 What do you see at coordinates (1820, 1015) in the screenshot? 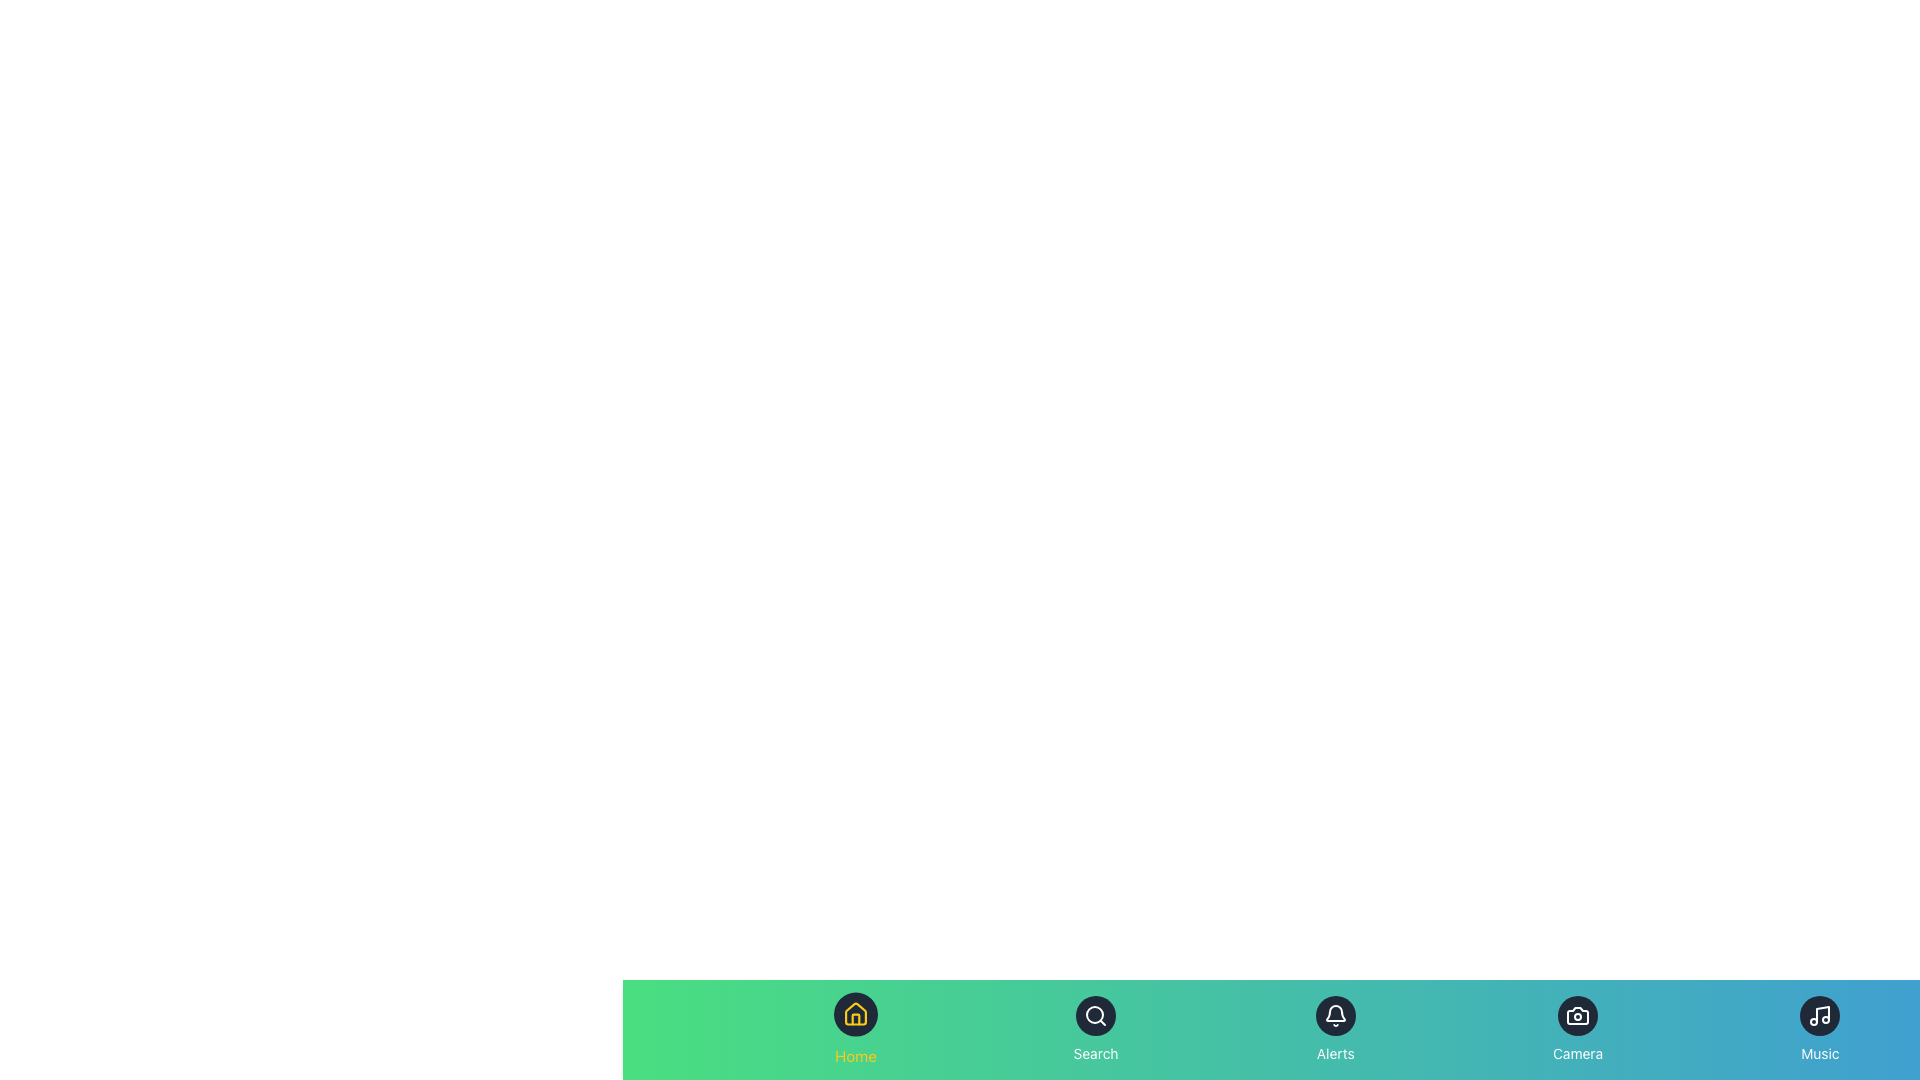
I see `the circular dark gray Icon Button with a white music note icon located at the bottom right corner of the interface under the 'Music' label` at bounding box center [1820, 1015].